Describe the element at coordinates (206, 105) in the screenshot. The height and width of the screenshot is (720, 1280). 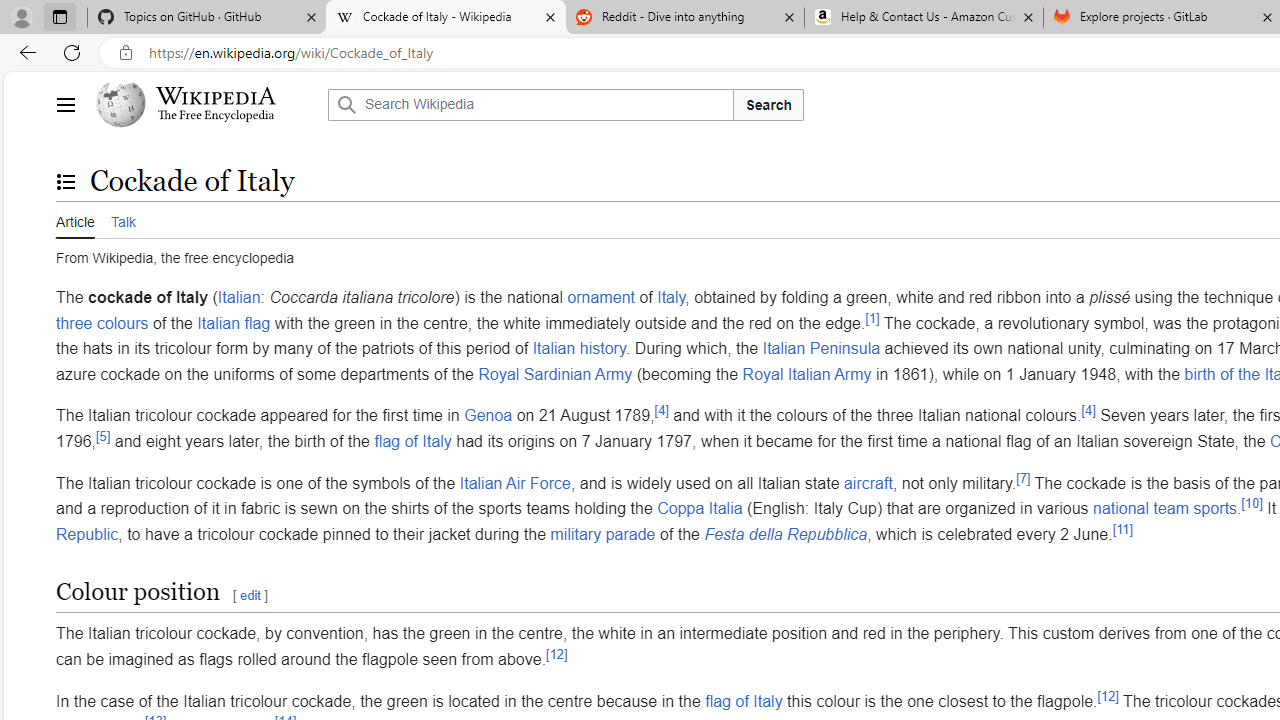
I see `'Wikipedia The Free Encyclopedia'` at that location.